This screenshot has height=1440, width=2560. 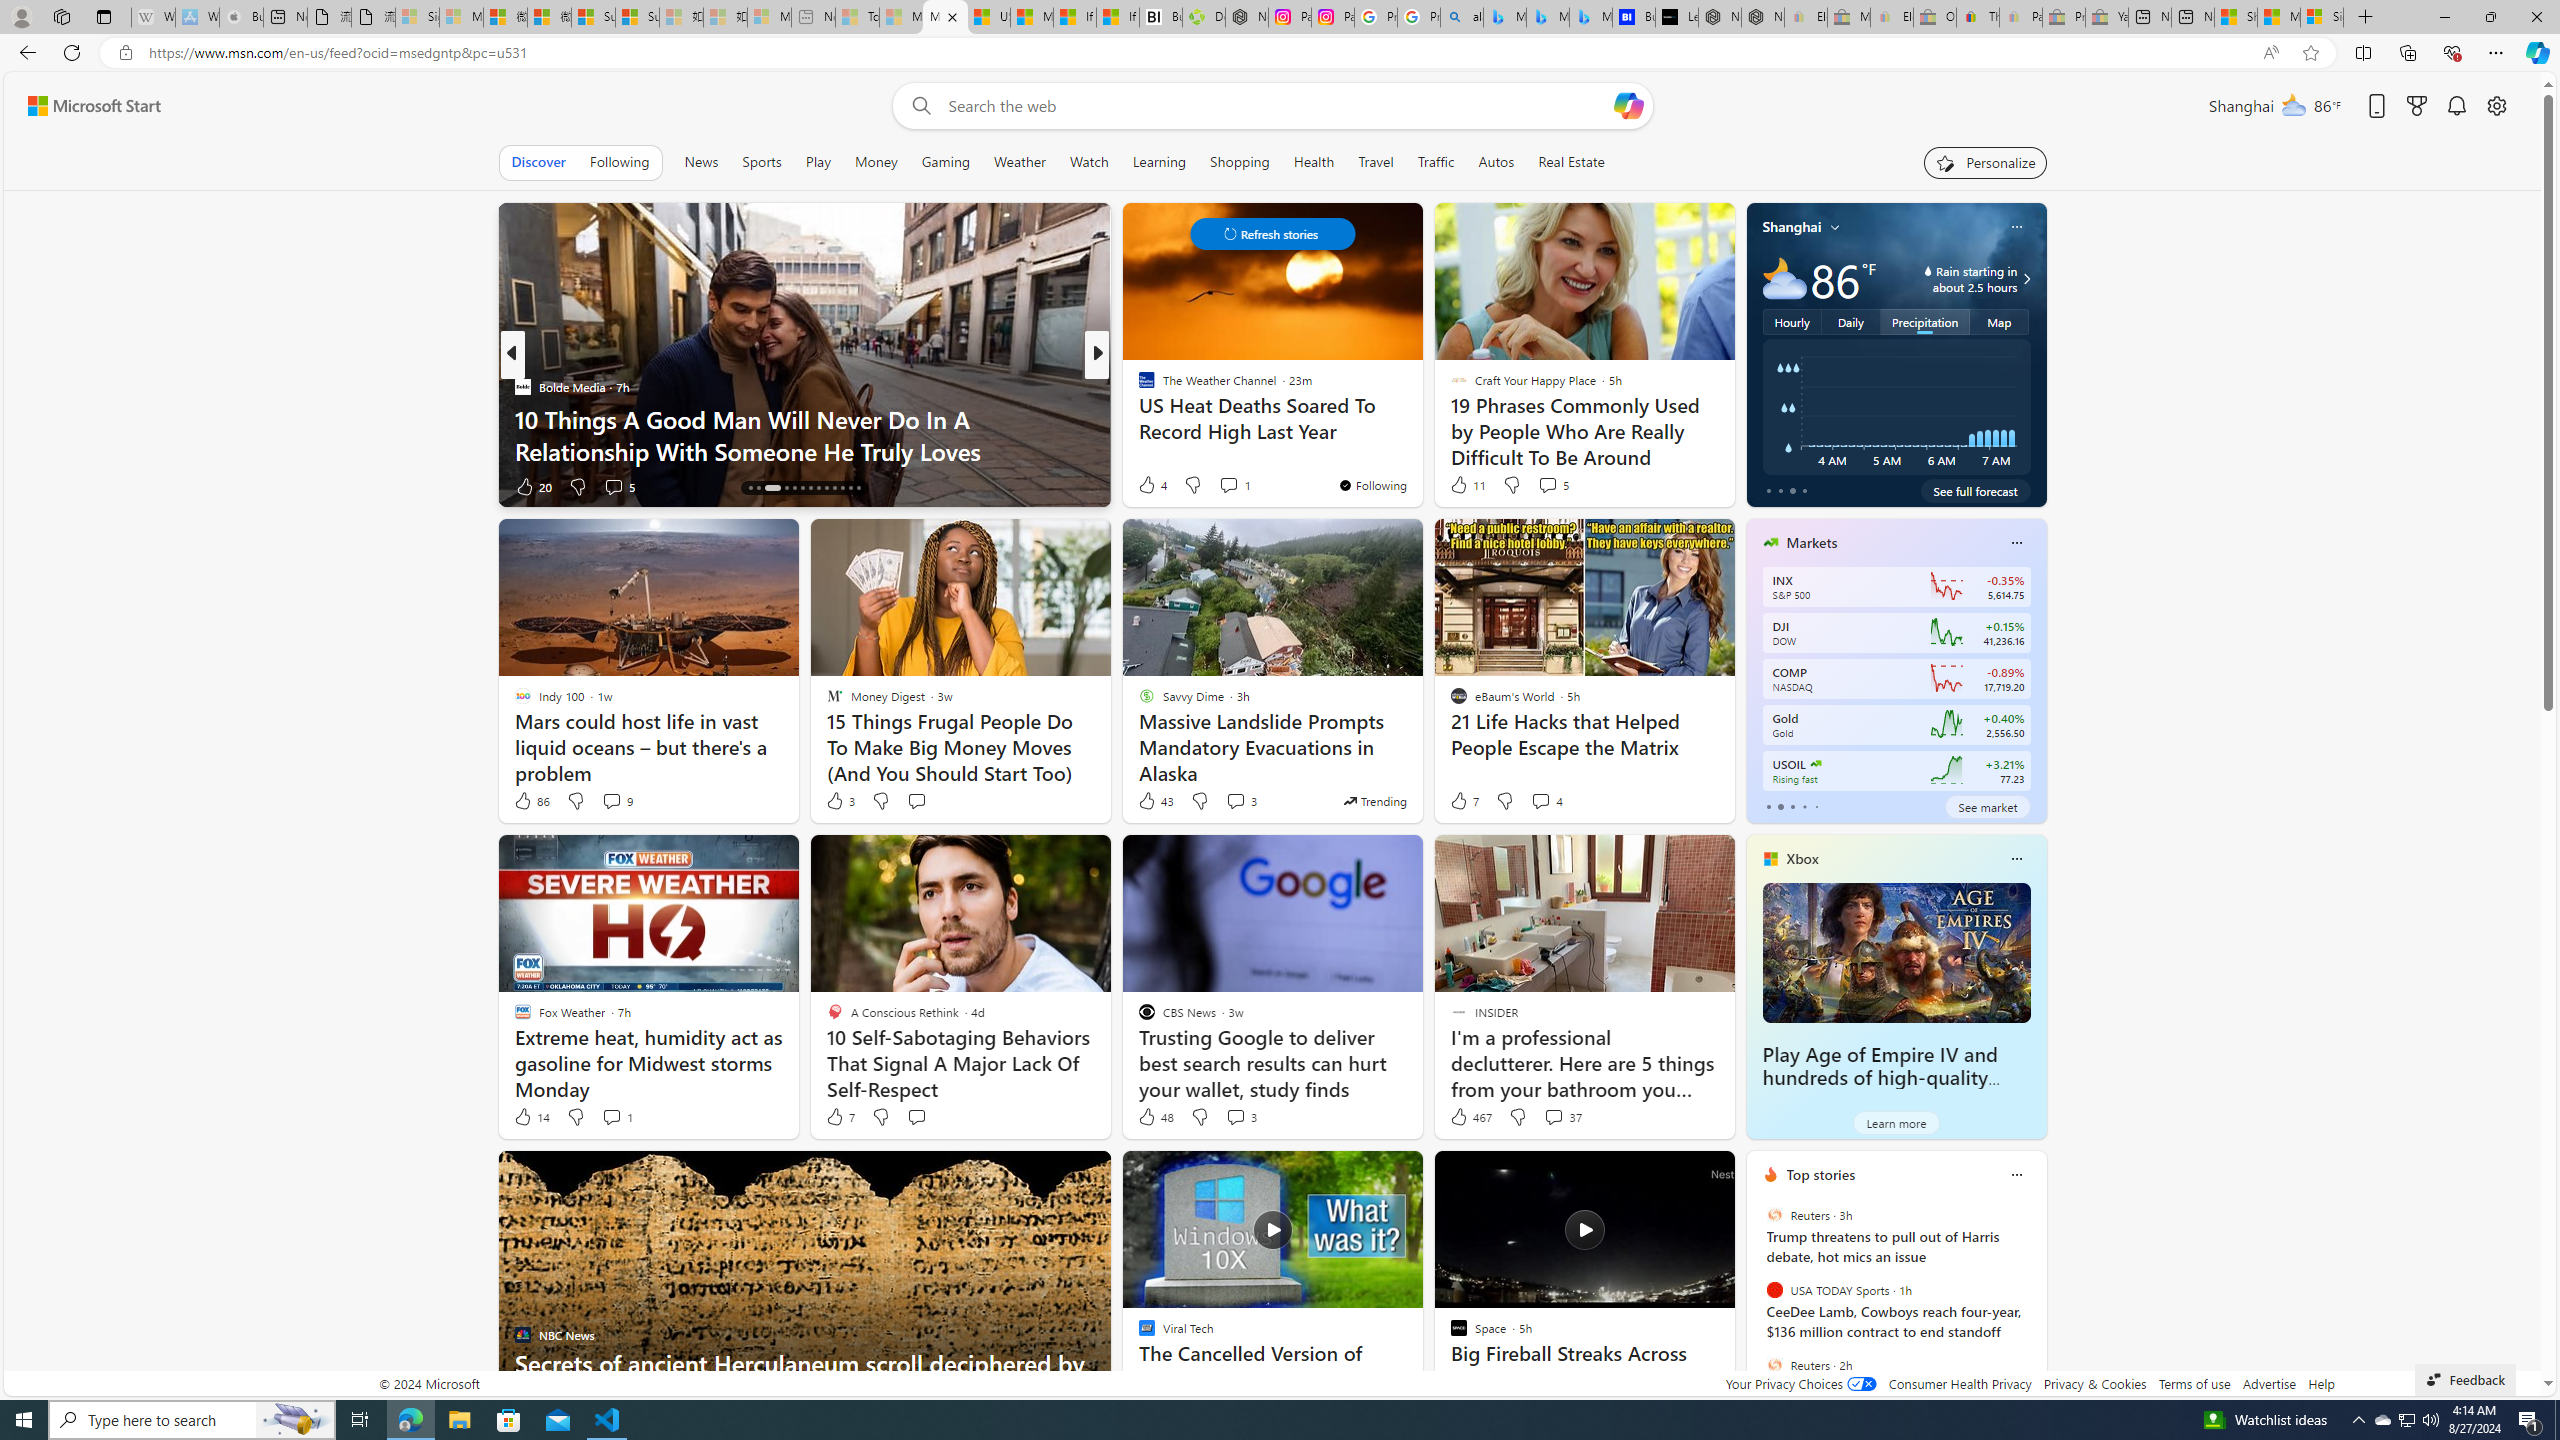 I want to click on '38 Like', so click(x=1147, y=486).